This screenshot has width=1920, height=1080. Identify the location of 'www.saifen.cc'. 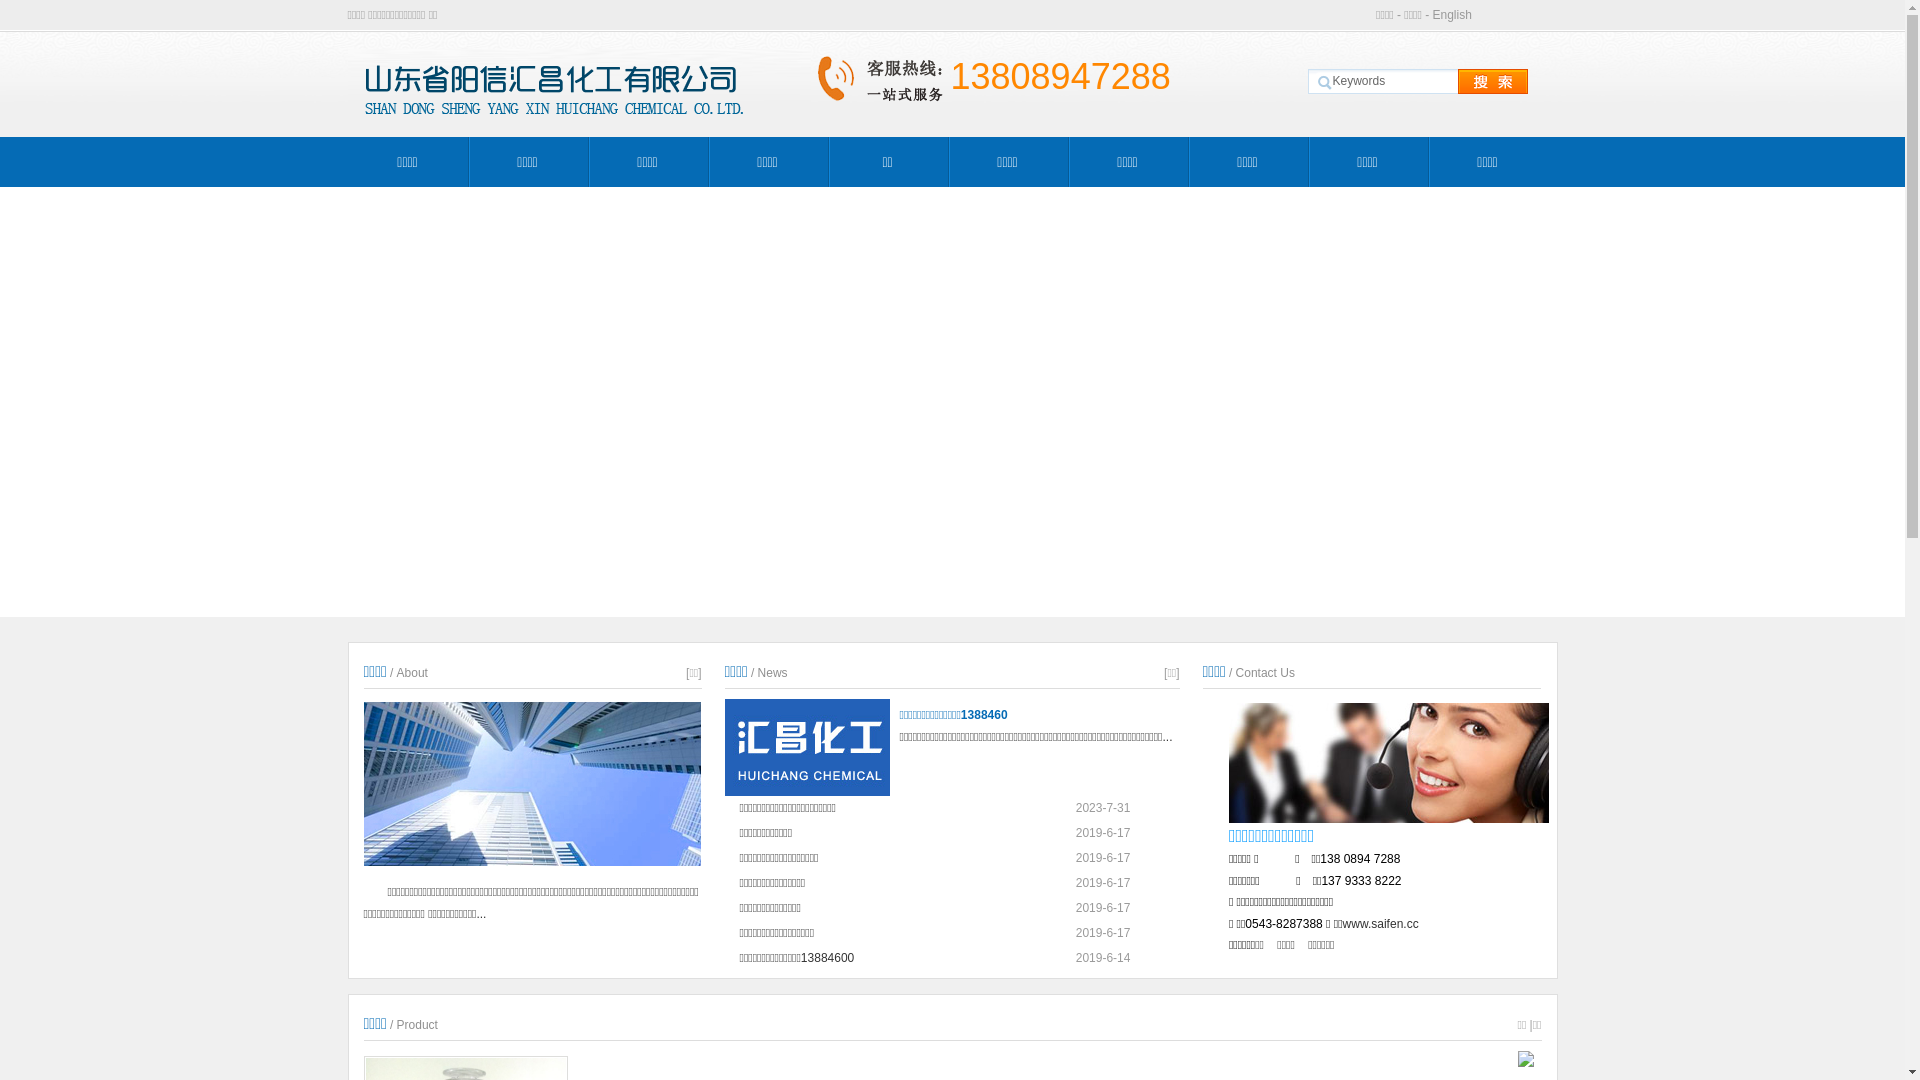
(1380, 924).